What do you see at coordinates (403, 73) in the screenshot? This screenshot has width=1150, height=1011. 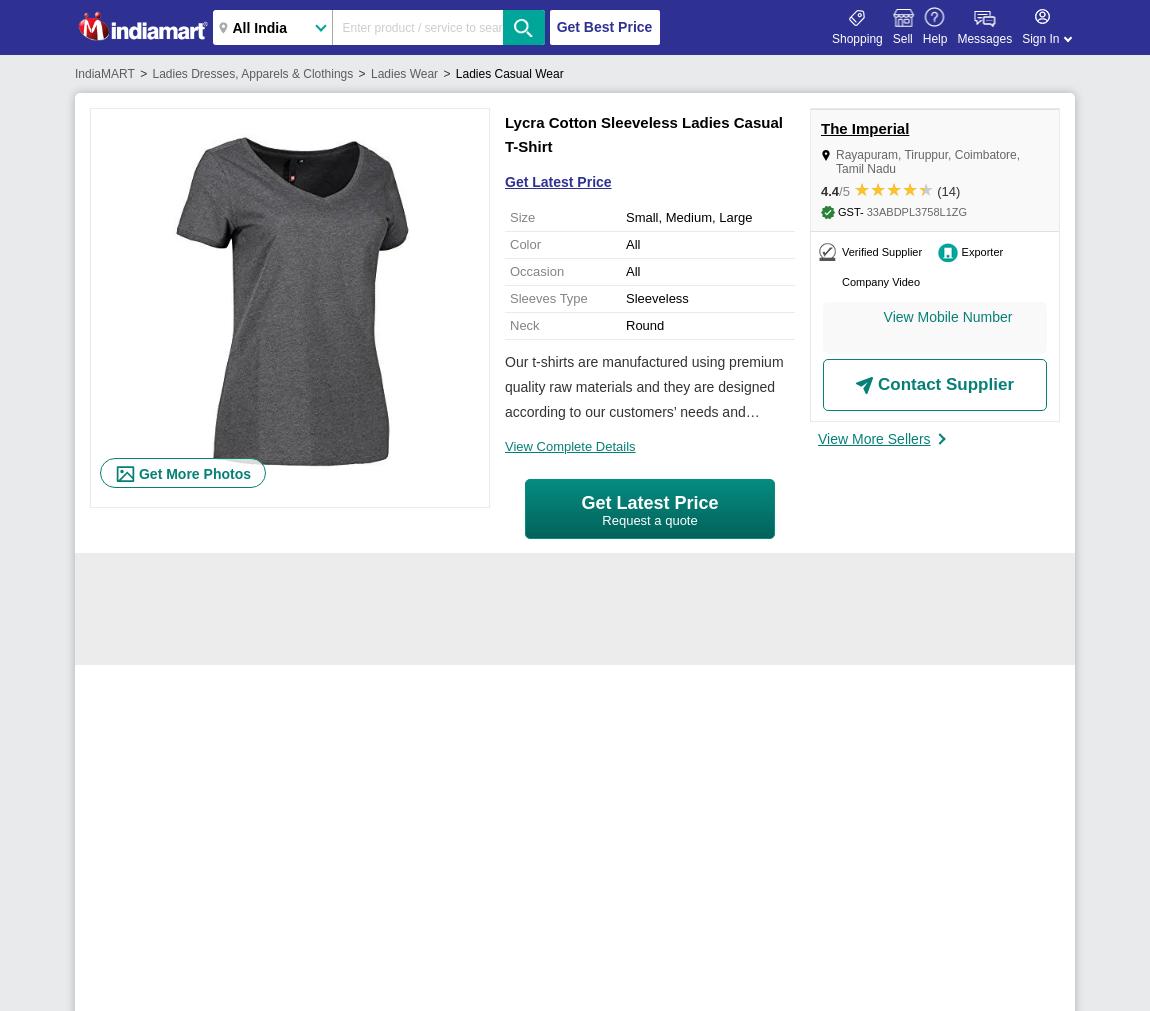 I see `'Ladies Wear'` at bounding box center [403, 73].